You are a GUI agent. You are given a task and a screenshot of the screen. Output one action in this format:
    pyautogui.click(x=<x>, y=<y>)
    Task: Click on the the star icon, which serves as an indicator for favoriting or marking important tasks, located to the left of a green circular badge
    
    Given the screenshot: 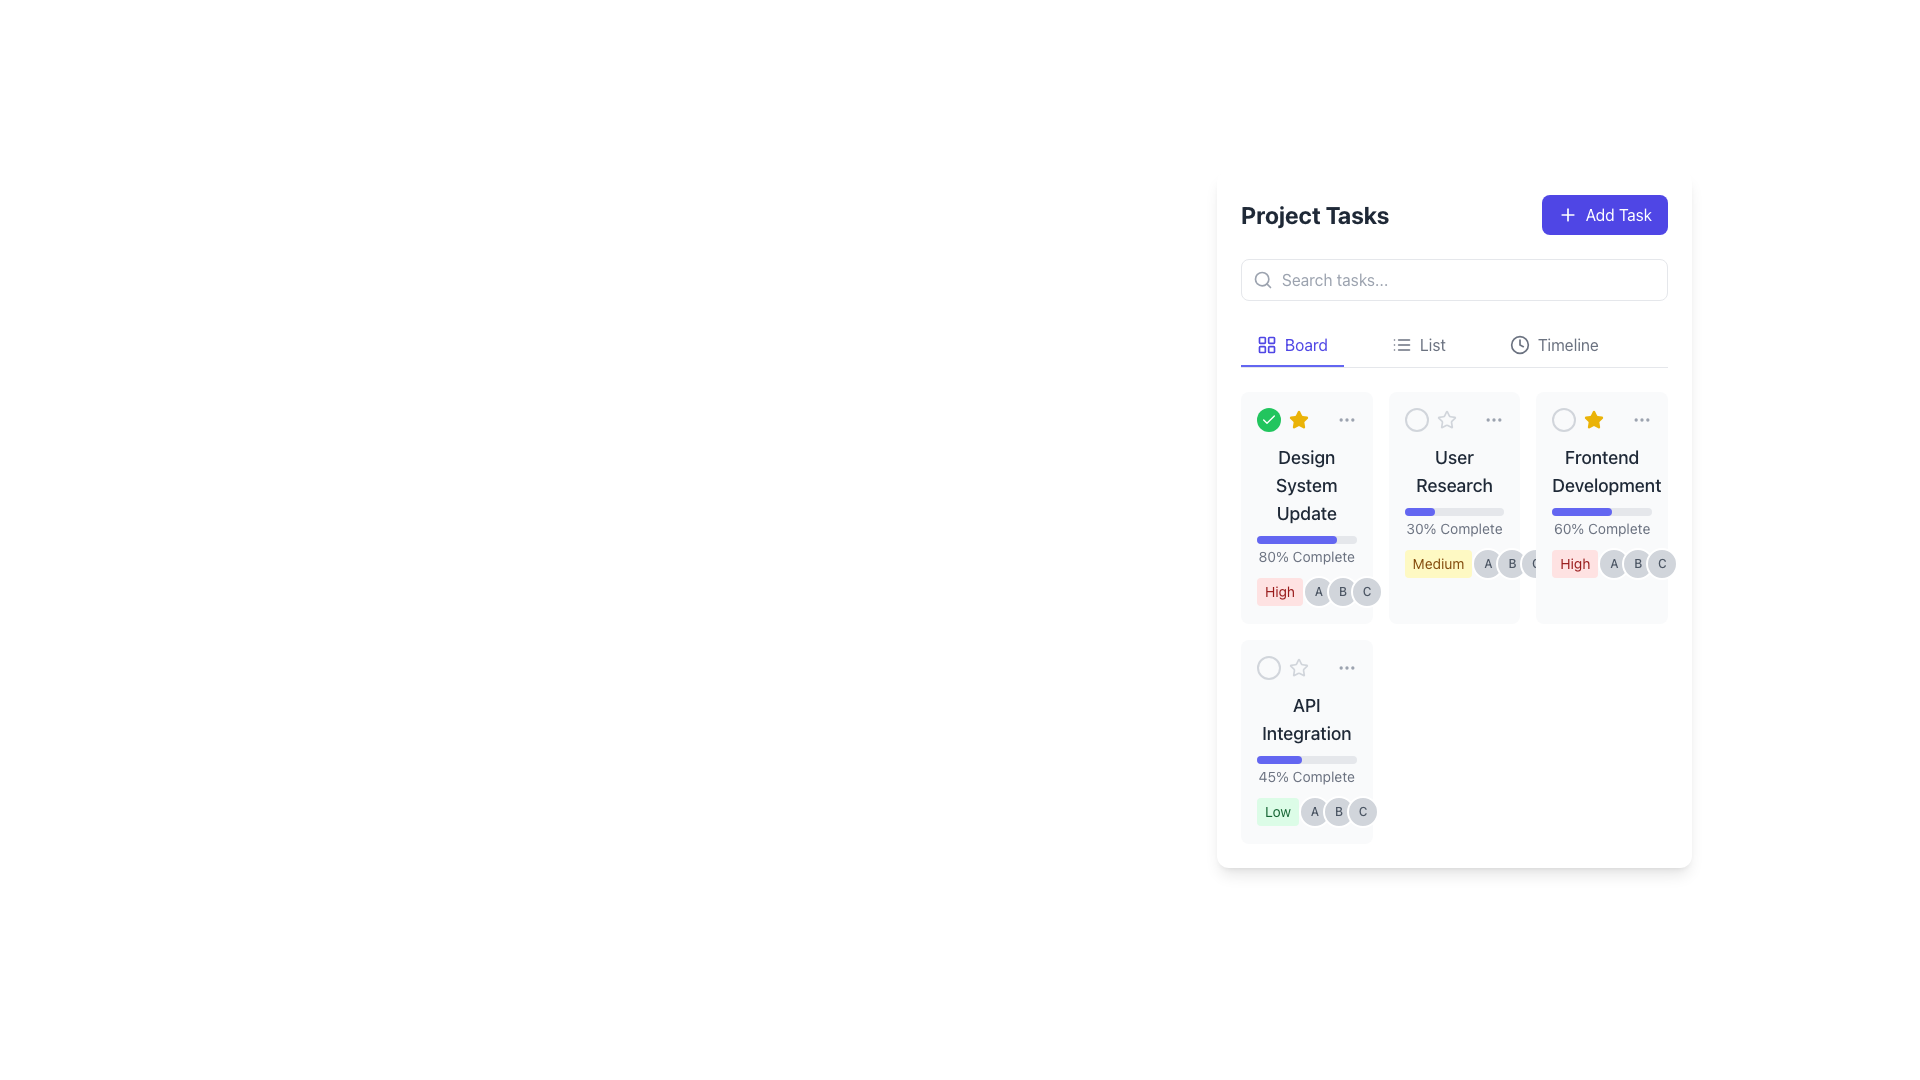 What is the action you would take?
    pyautogui.click(x=1299, y=419)
    